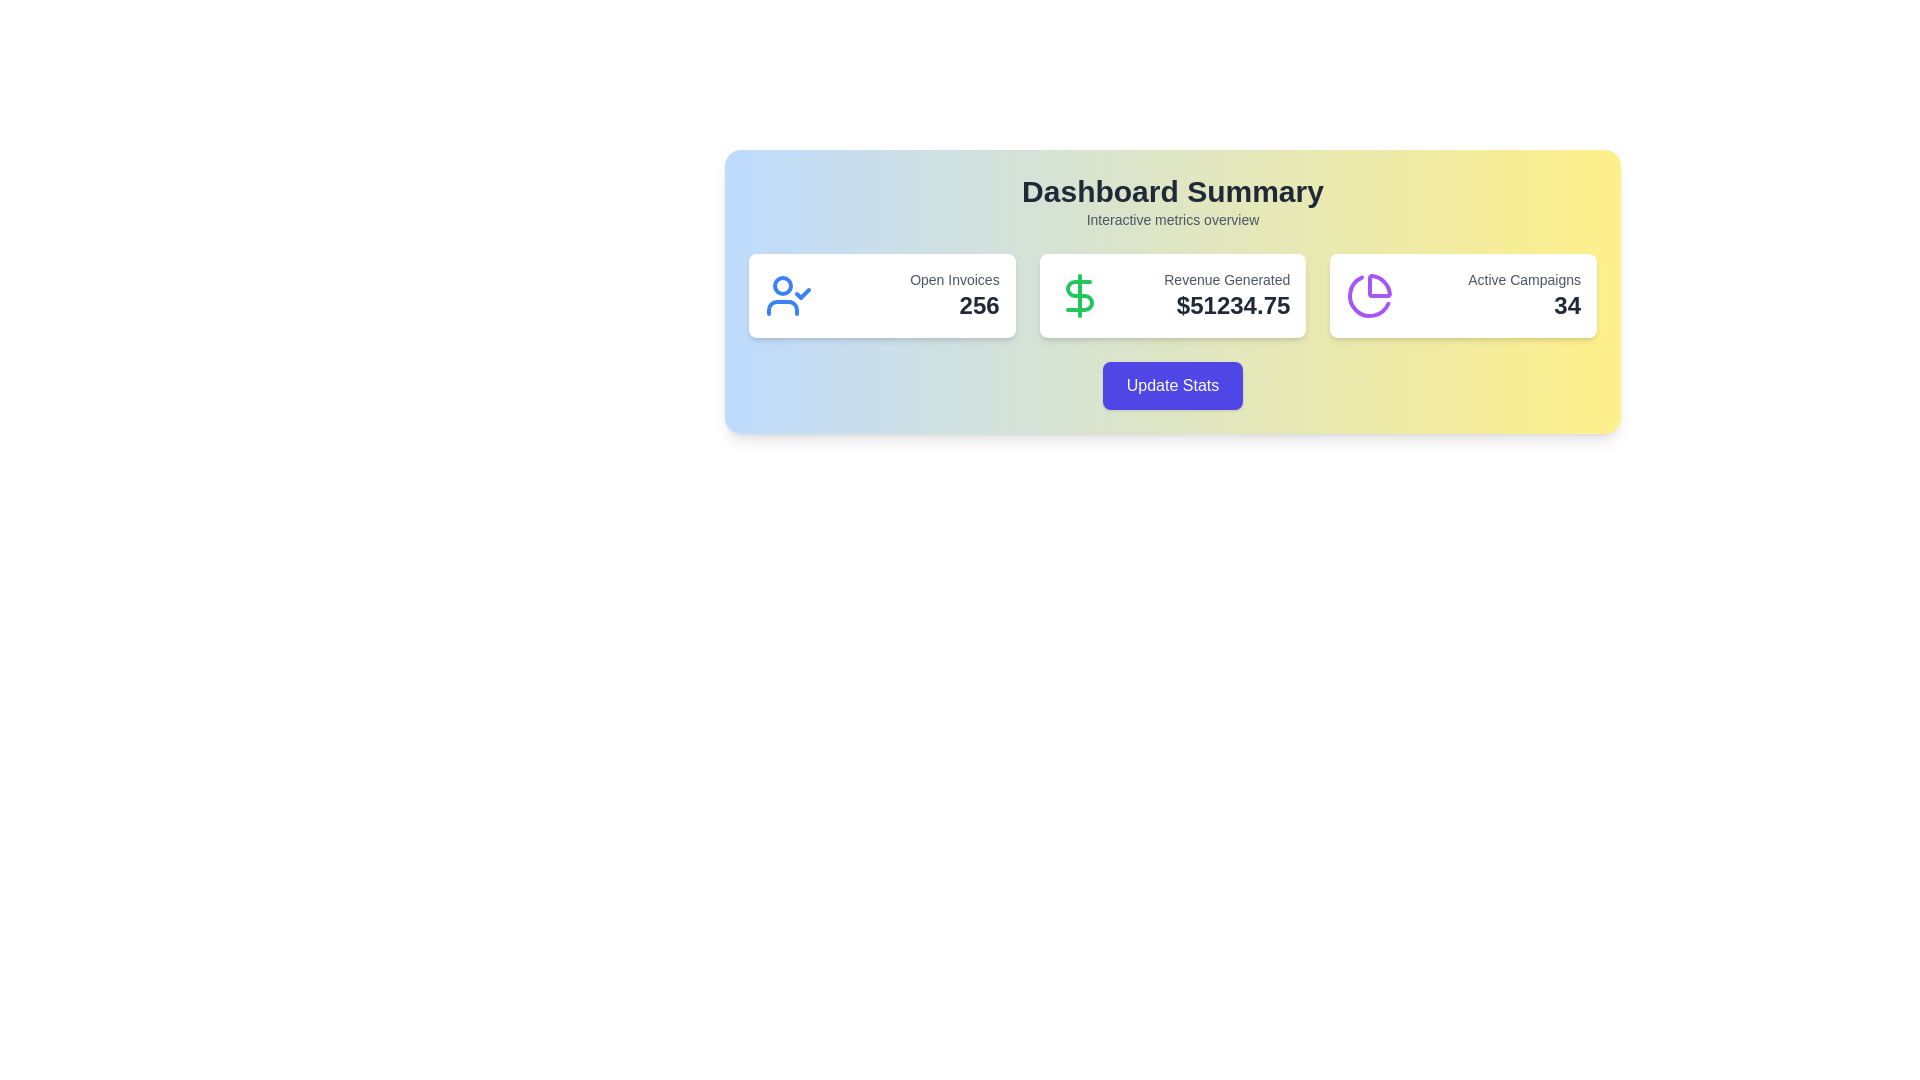  I want to click on the representation of the shaded segment within the pie-chart icon located in the 'Active Campaigns' card on the main dashboard, so click(1379, 286).